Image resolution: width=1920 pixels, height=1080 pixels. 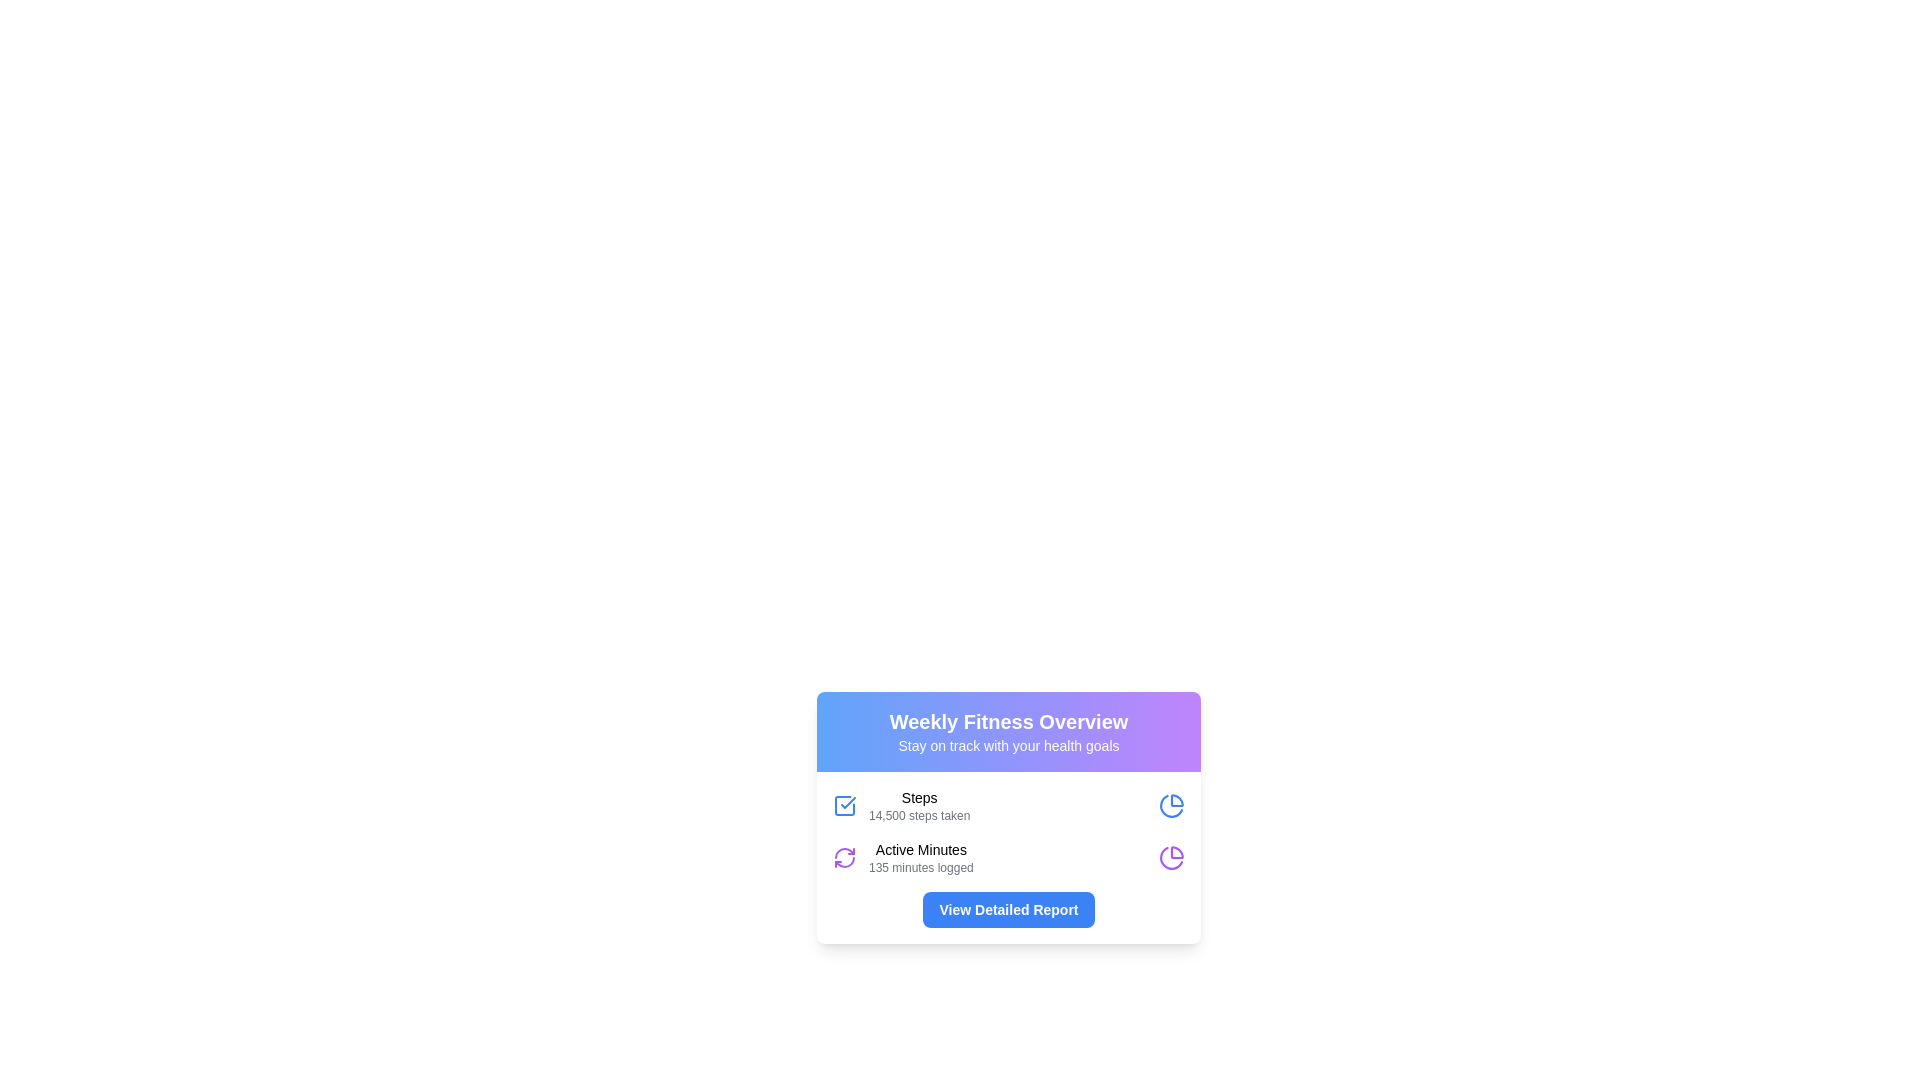 What do you see at coordinates (1177, 852) in the screenshot?
I see `the arc-shaped segment of the pie chart icon located in the upper-right quadrant, part of the 'Weekly Fitness Overview' card, above the 'View Detailed Report' button` at bounding box center [1177, 852].